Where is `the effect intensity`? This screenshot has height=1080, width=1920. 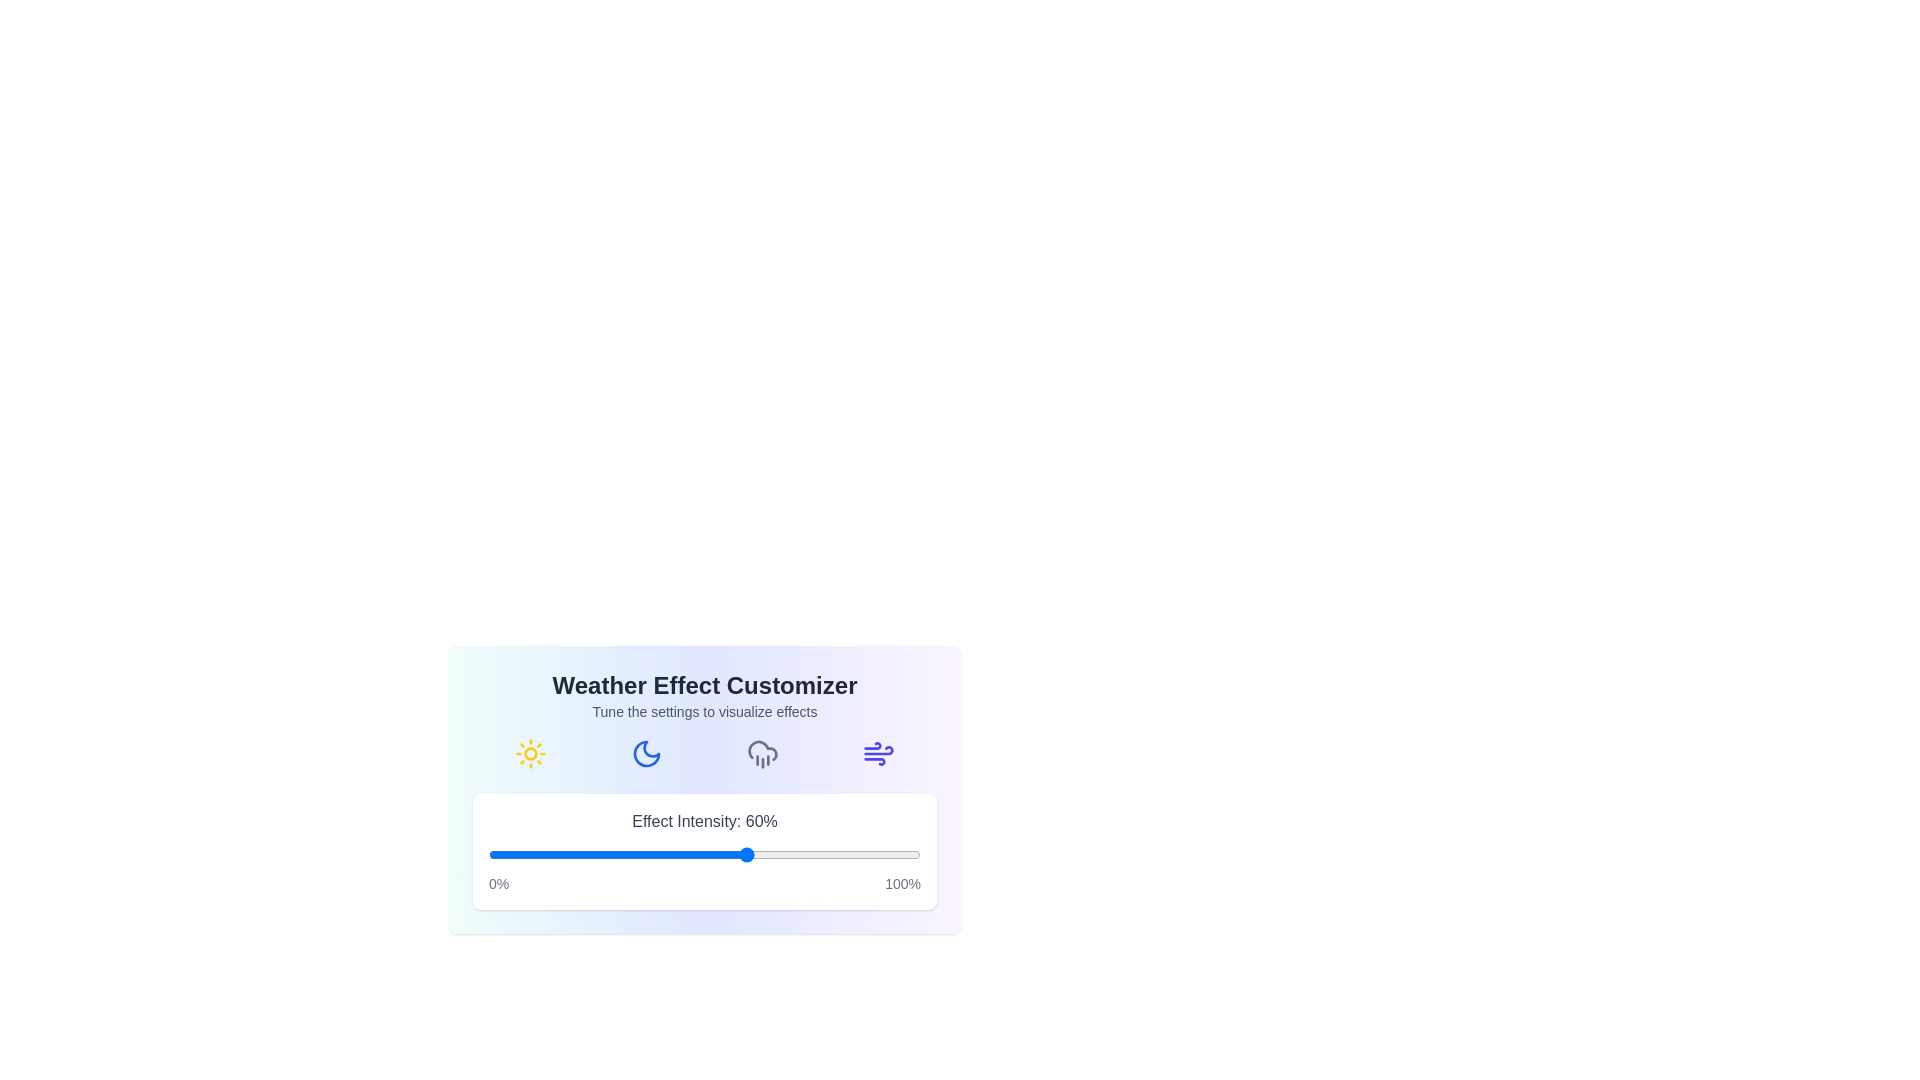 the effect intensity is located at coordinates (794, 855).